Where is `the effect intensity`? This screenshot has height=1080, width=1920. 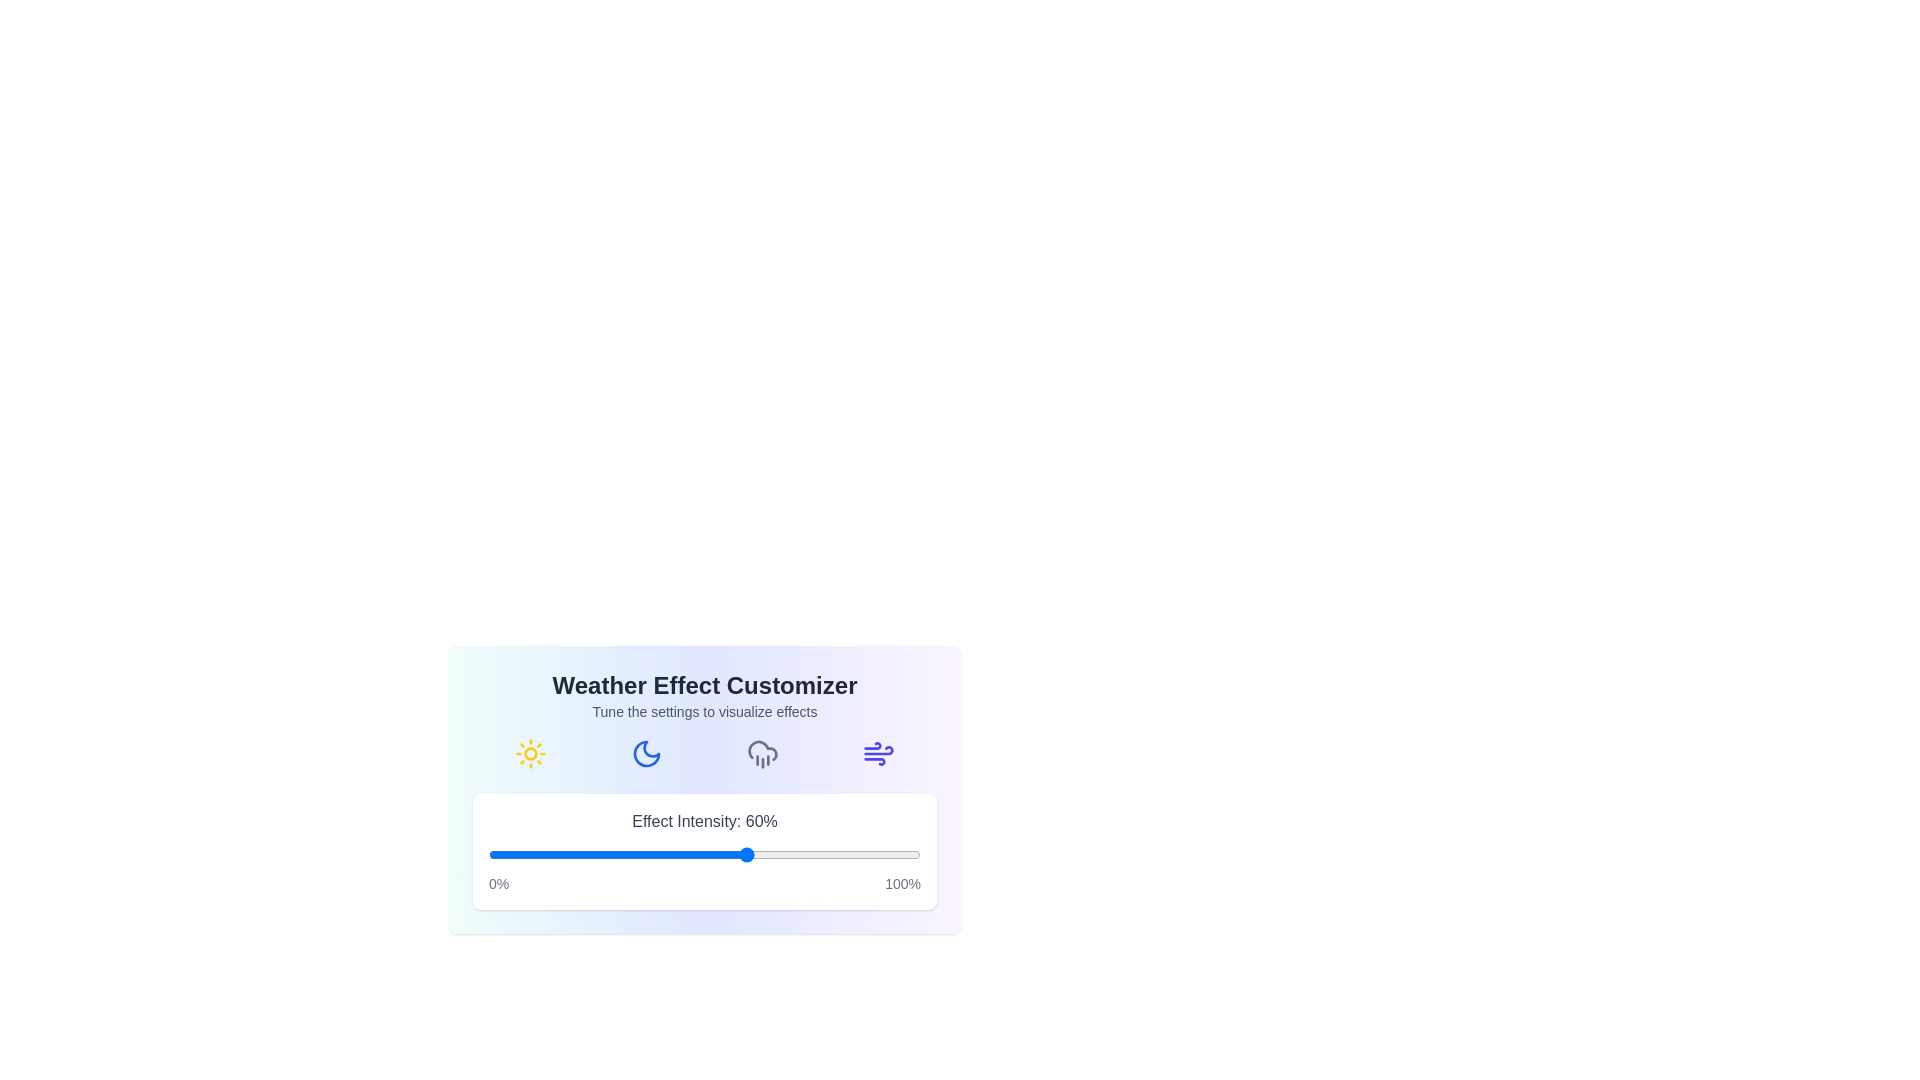 the effect intensity is located at coordinates (794, 855).